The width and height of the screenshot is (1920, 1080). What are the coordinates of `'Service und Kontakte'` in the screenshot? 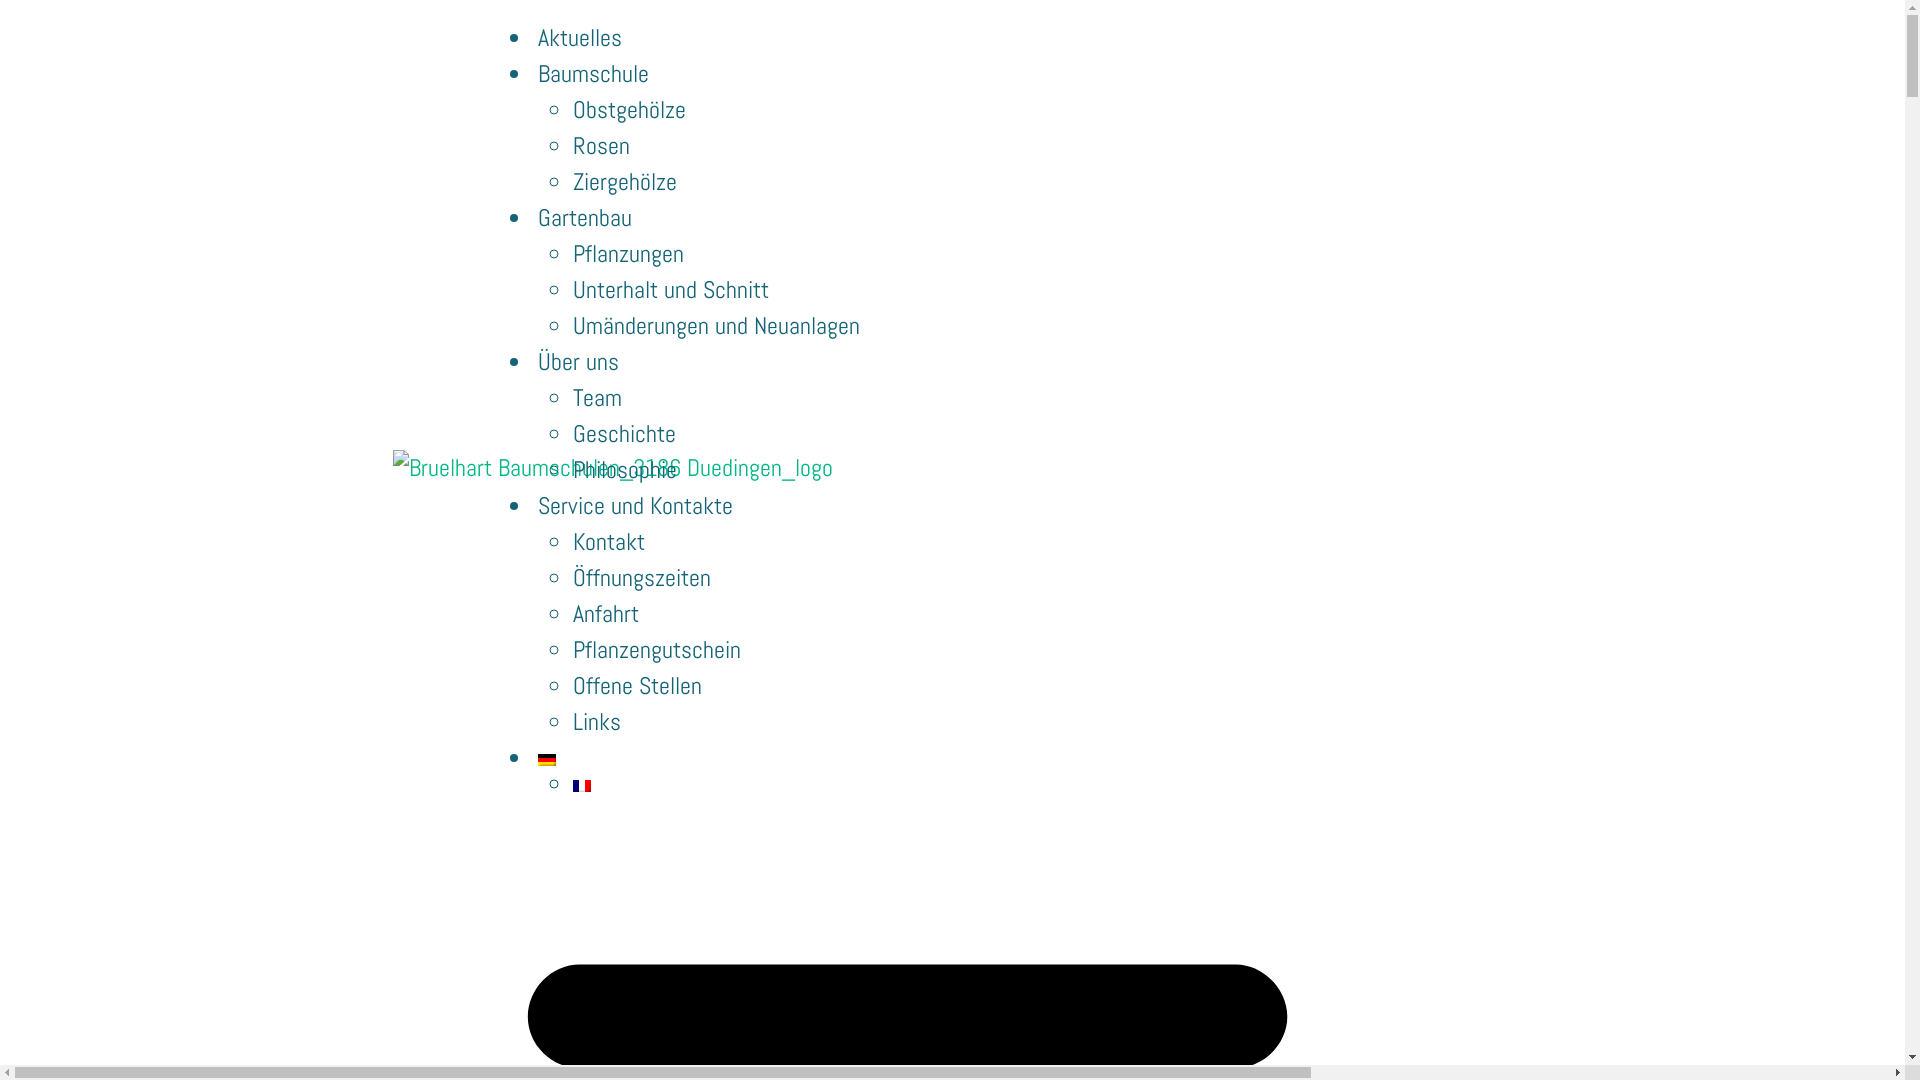 It's located at (634, 504).